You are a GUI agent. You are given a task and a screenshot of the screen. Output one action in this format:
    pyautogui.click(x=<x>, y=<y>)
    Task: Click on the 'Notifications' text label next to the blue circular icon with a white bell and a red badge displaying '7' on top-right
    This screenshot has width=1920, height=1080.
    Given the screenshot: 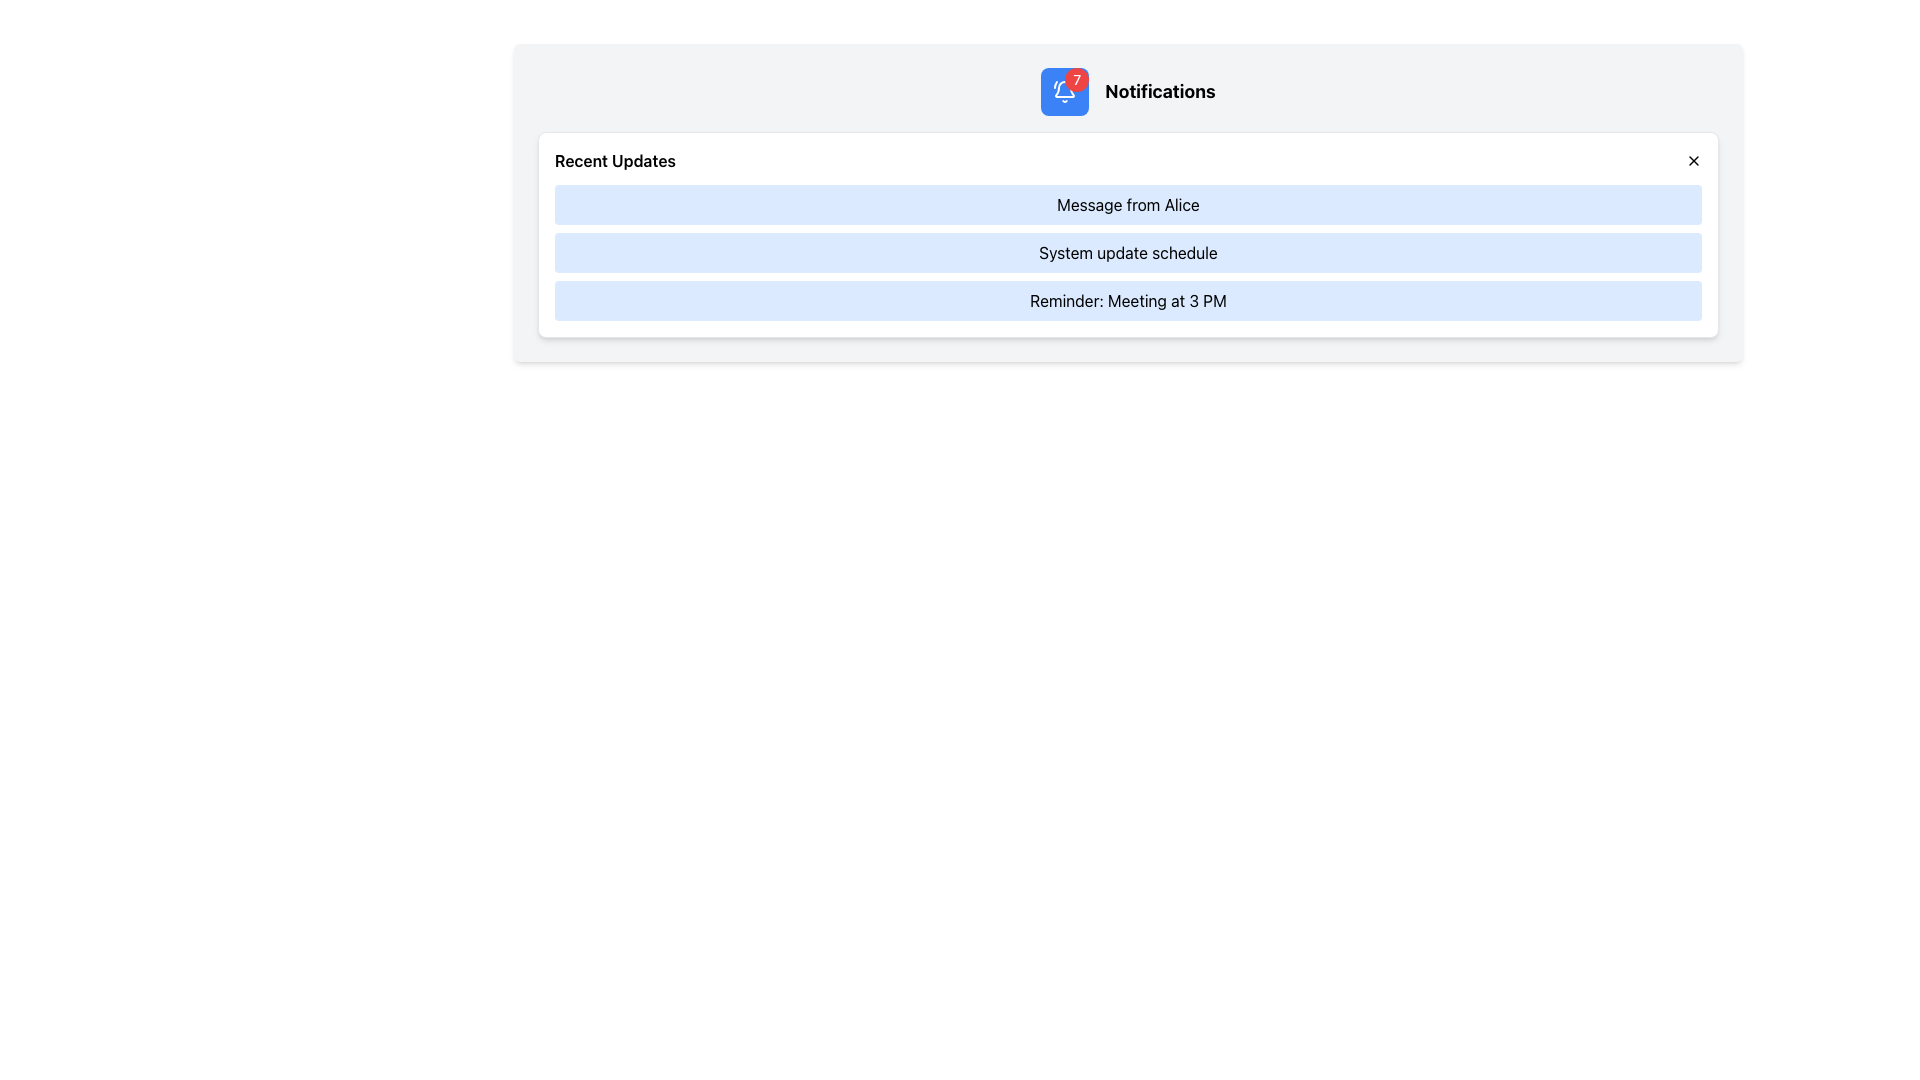 What is the action you would take?
    pyautogui.click(x=1128, y=92)
    